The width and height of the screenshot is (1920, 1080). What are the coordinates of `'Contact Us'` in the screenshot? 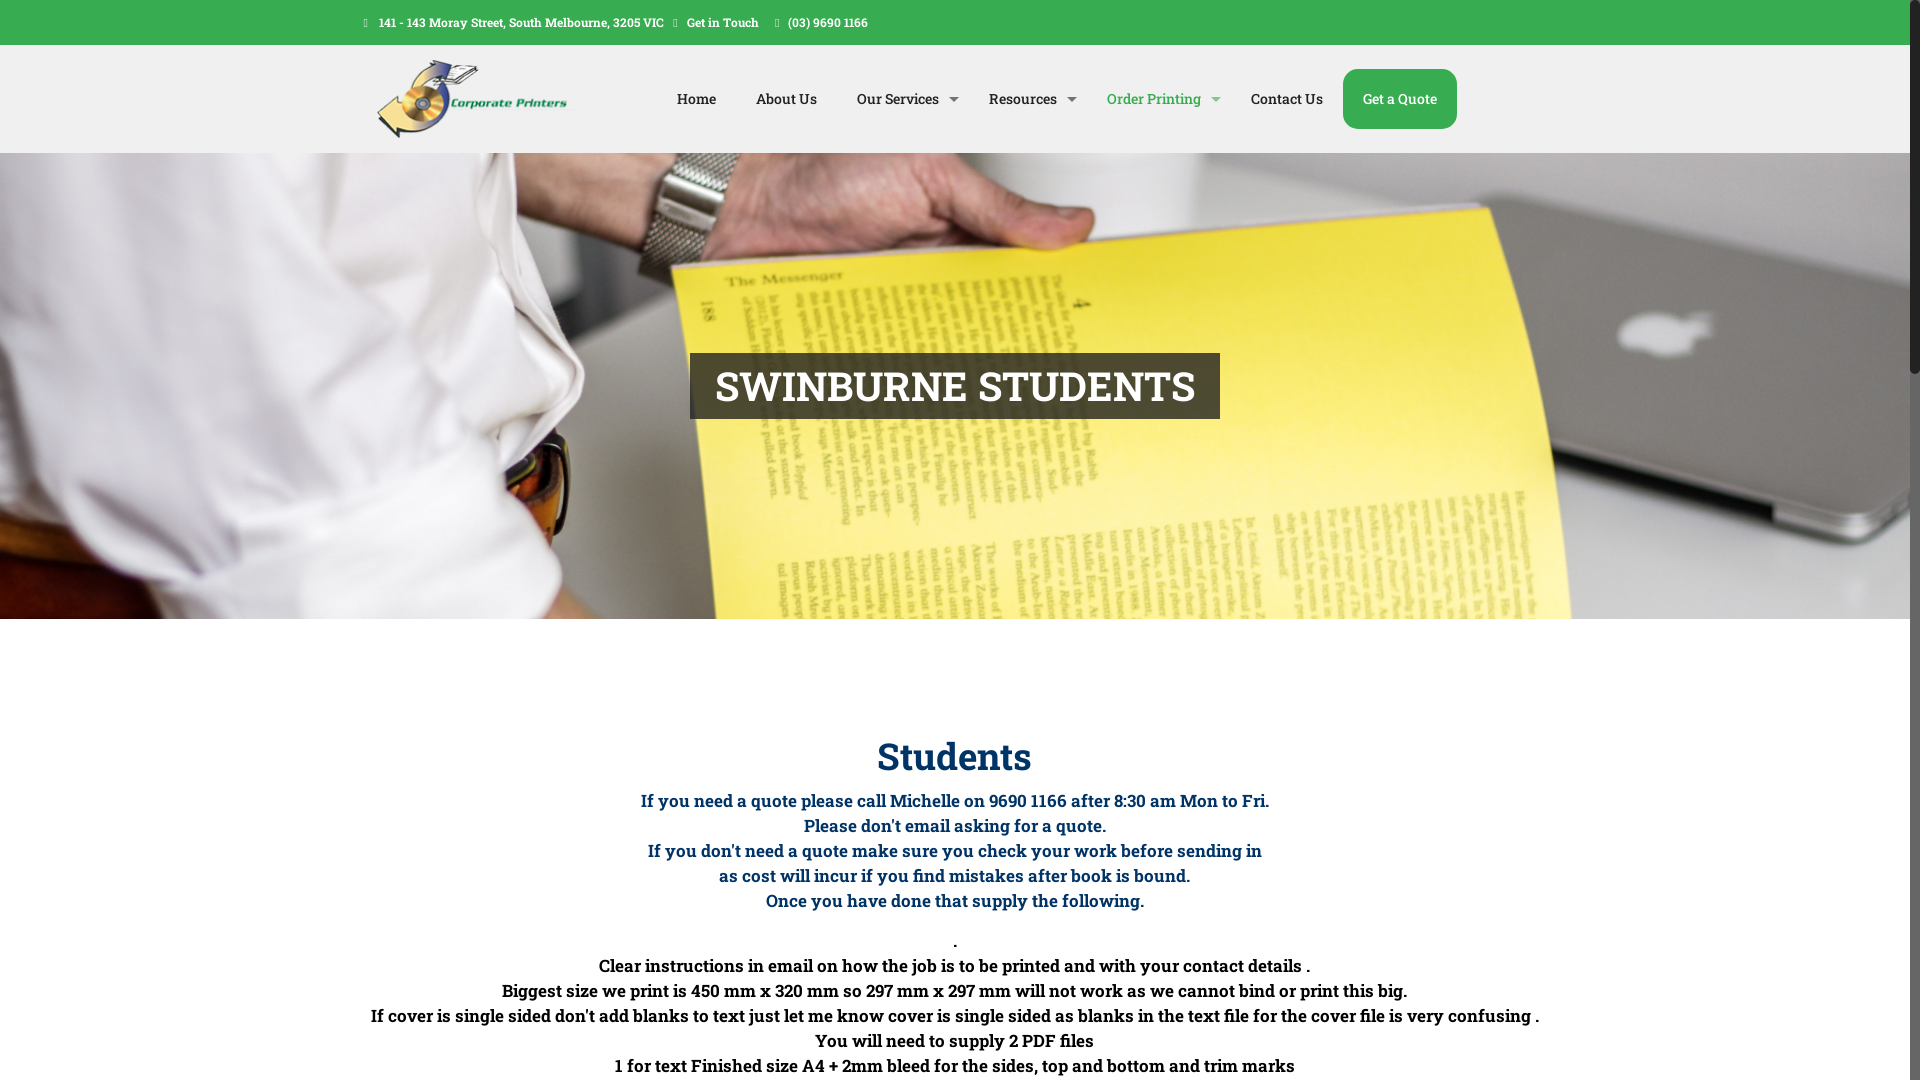 It's located at (1286, 99).